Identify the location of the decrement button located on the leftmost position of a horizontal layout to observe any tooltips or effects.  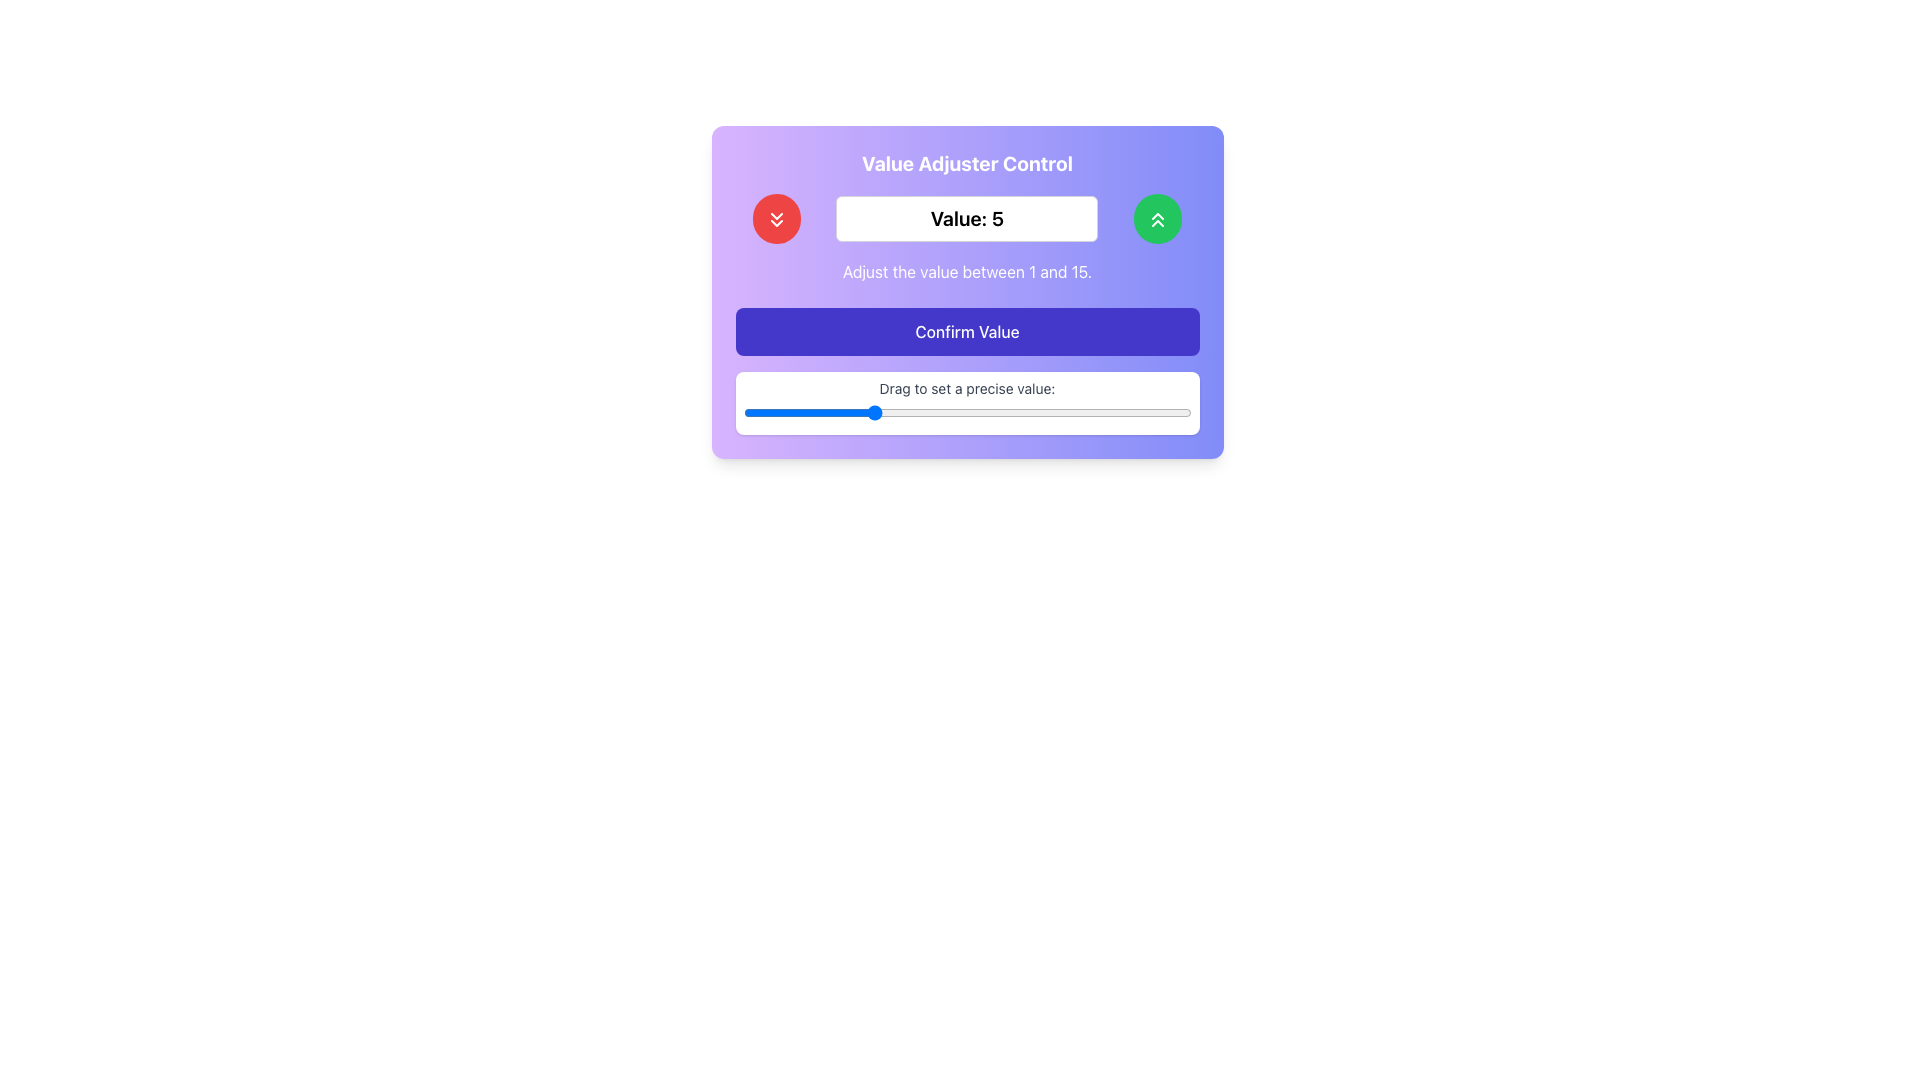
(776, 218).